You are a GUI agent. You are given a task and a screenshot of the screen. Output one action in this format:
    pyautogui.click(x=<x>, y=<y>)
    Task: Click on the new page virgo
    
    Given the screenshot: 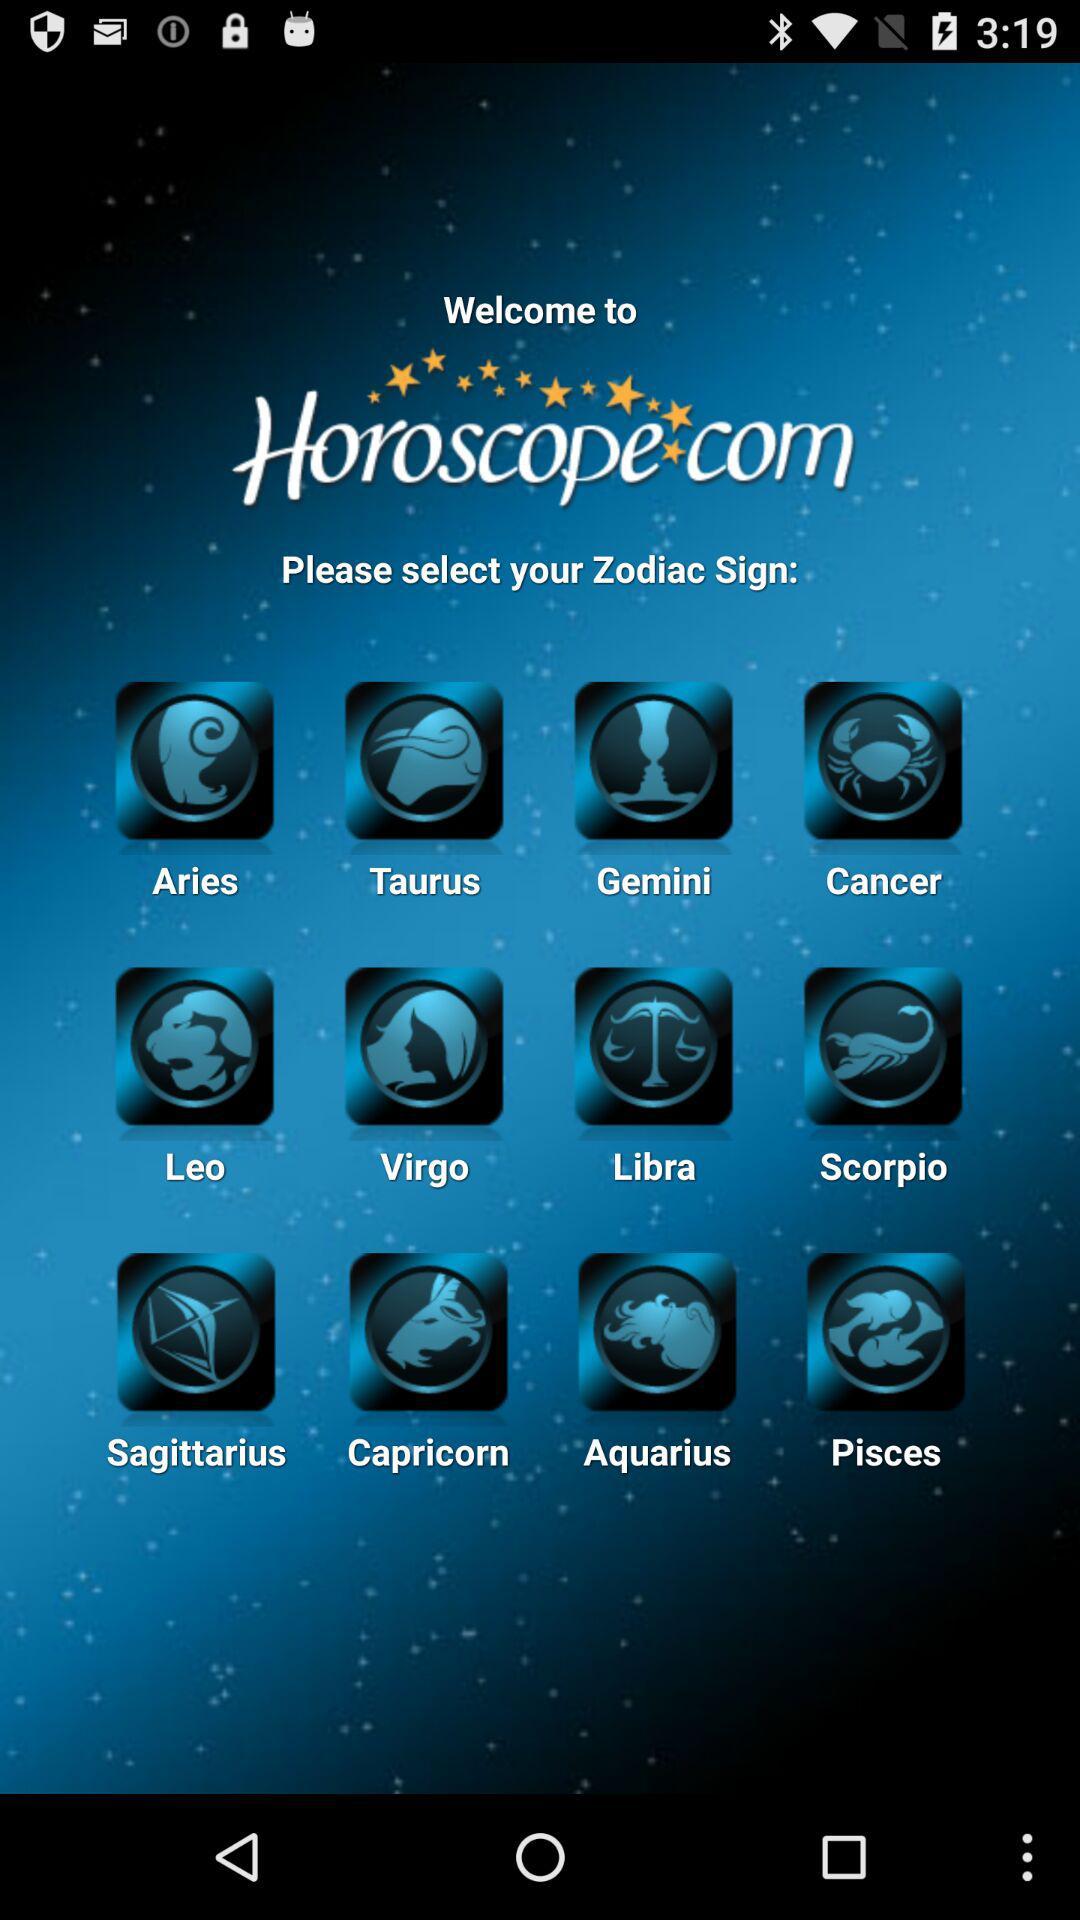 What is the action you would take?
    pyautogui.click(x=423, y=1042)
    